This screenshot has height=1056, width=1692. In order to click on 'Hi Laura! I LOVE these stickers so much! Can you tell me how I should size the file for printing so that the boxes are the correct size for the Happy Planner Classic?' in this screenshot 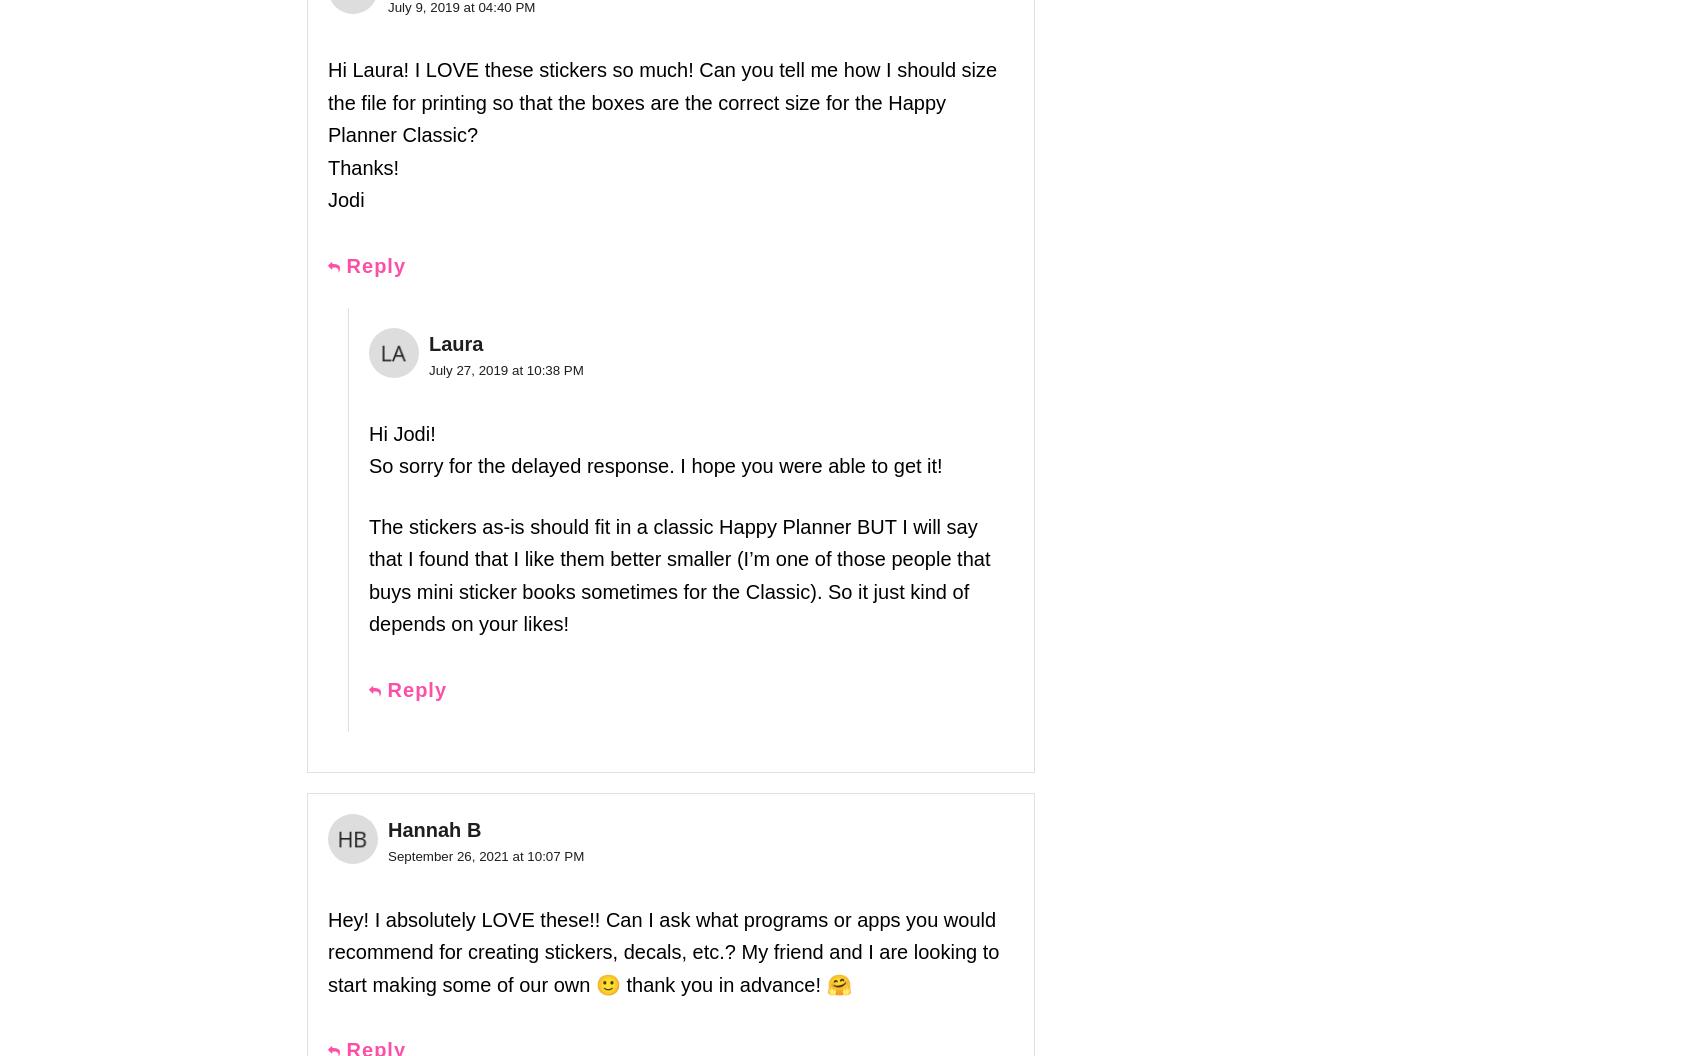, I will do `click(662, 101)`.